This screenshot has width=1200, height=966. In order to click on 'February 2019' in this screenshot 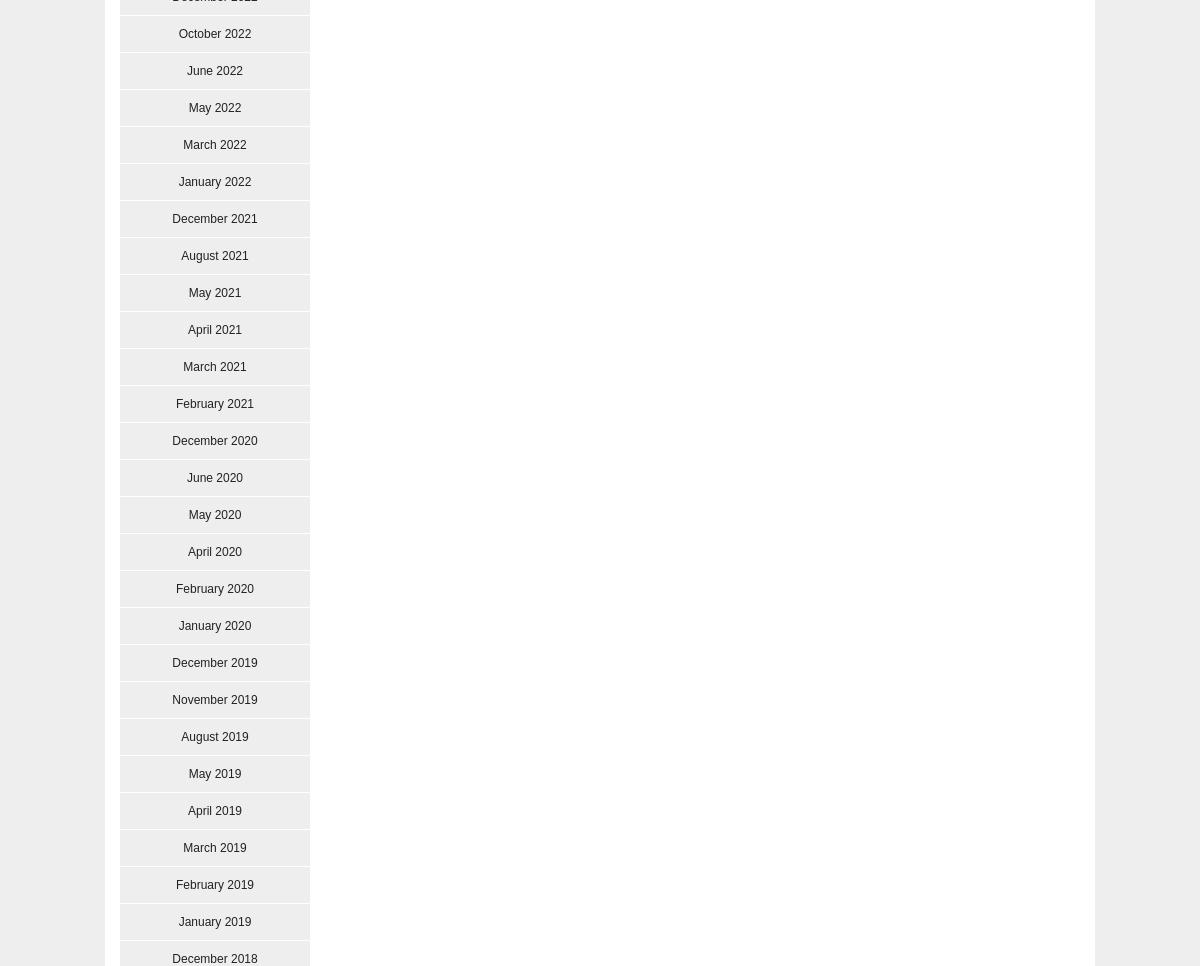, I will do `click(213, 884)`.